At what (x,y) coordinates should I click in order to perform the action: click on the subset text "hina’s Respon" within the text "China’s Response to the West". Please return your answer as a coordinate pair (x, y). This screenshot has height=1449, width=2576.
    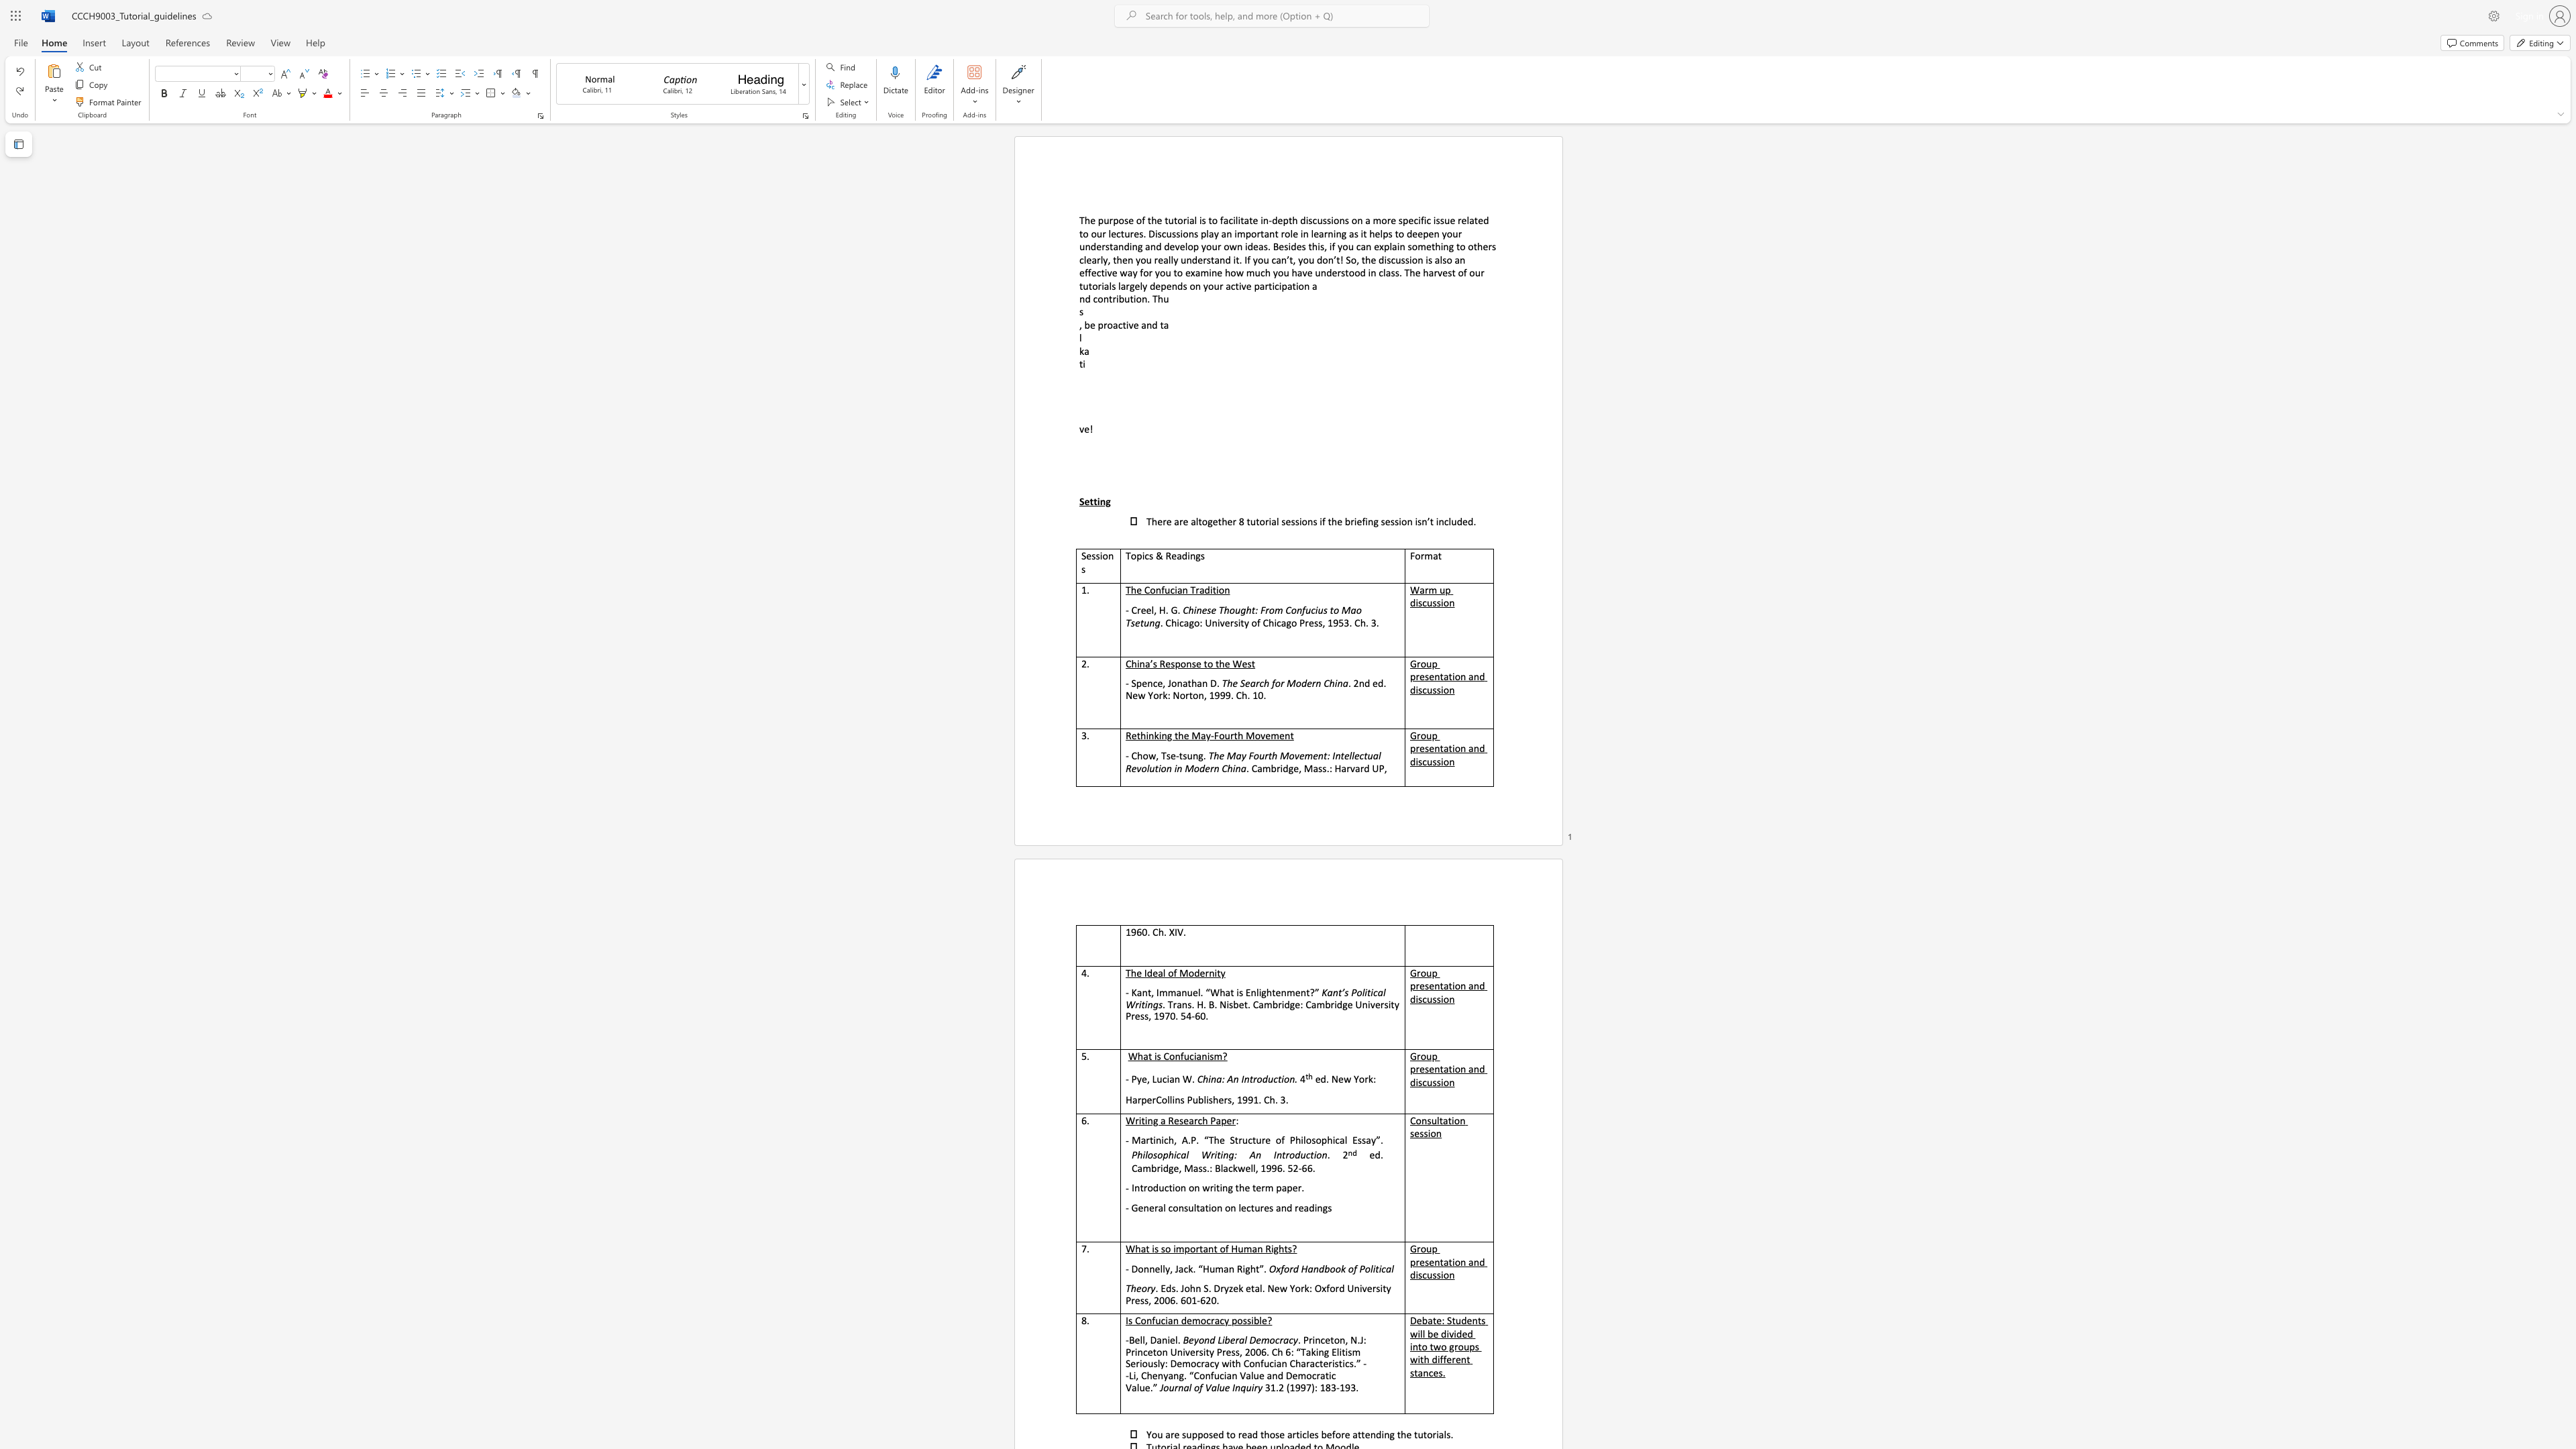
    Looking at the image, I should click on (1130, 663).